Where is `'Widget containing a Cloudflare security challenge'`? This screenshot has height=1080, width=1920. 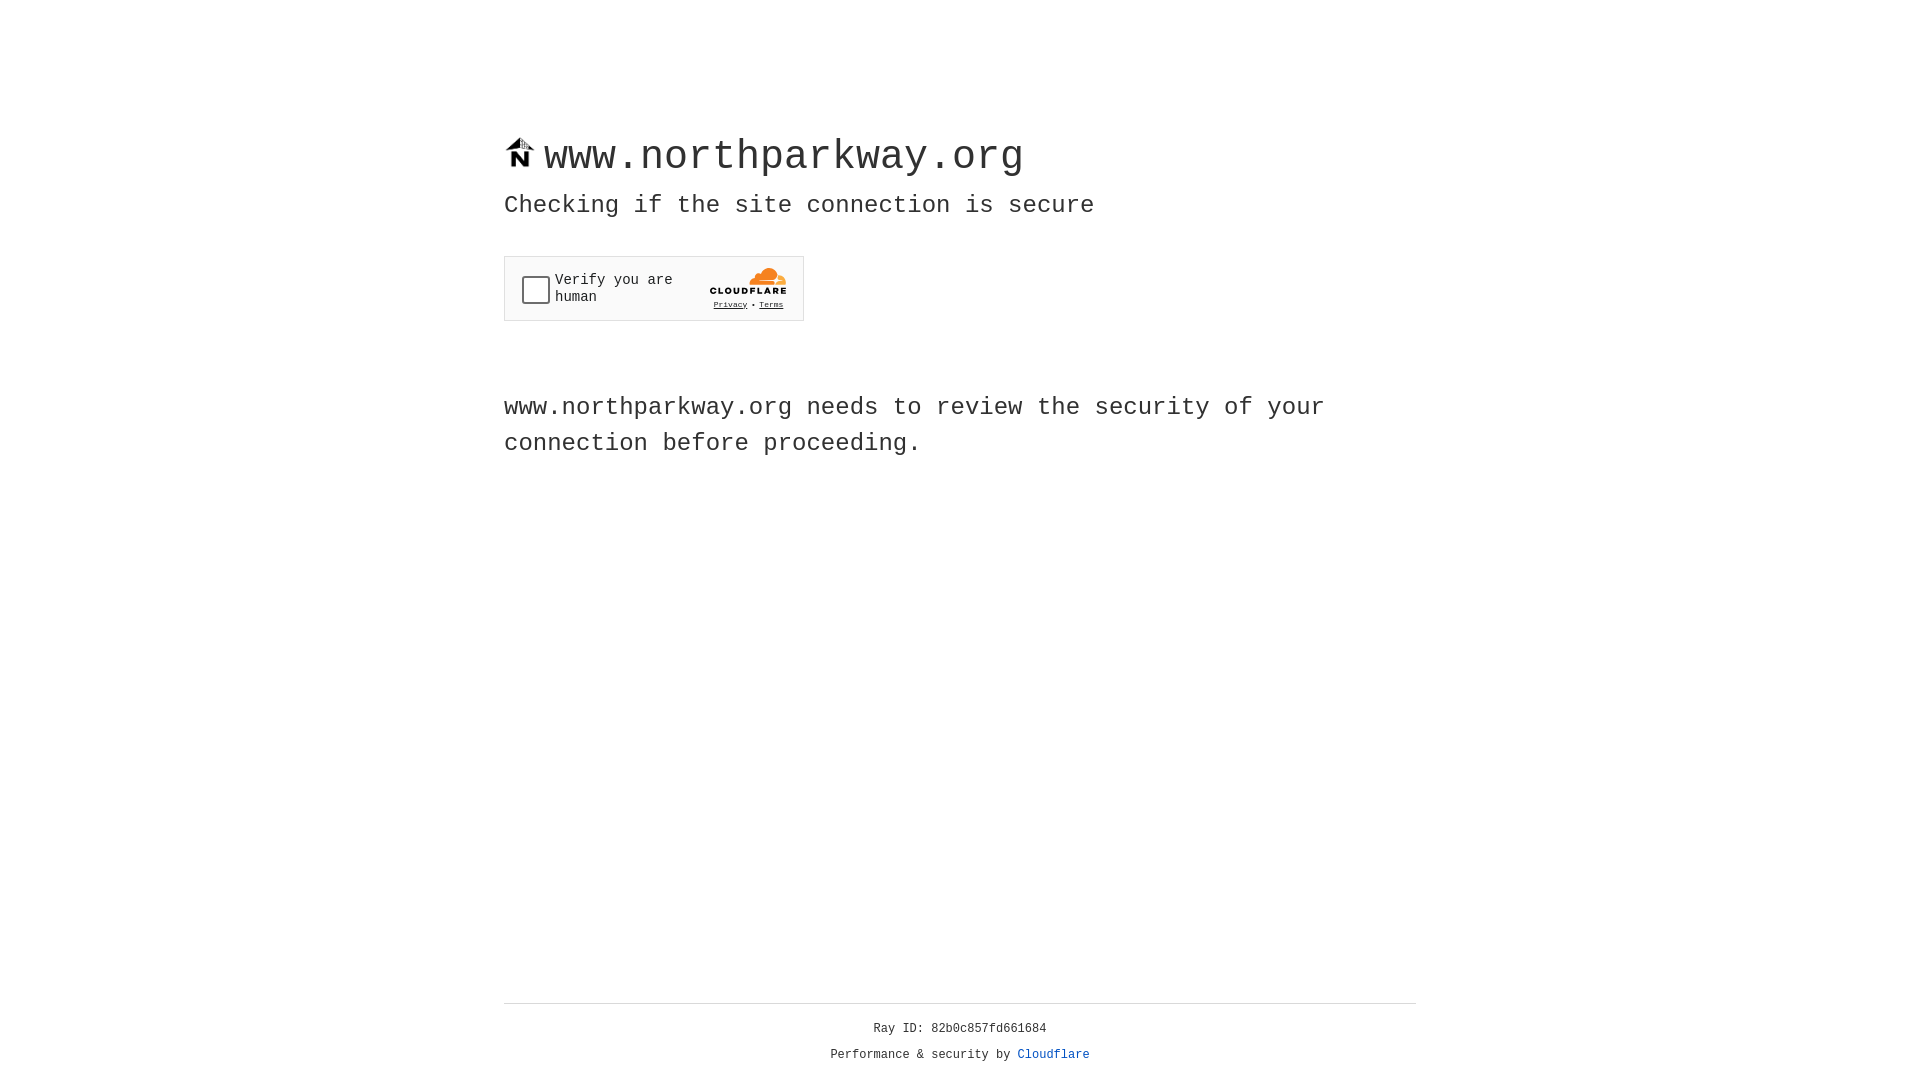 'Widget containing a Cloudflare security challenge' is located at coordinates (653, 288).